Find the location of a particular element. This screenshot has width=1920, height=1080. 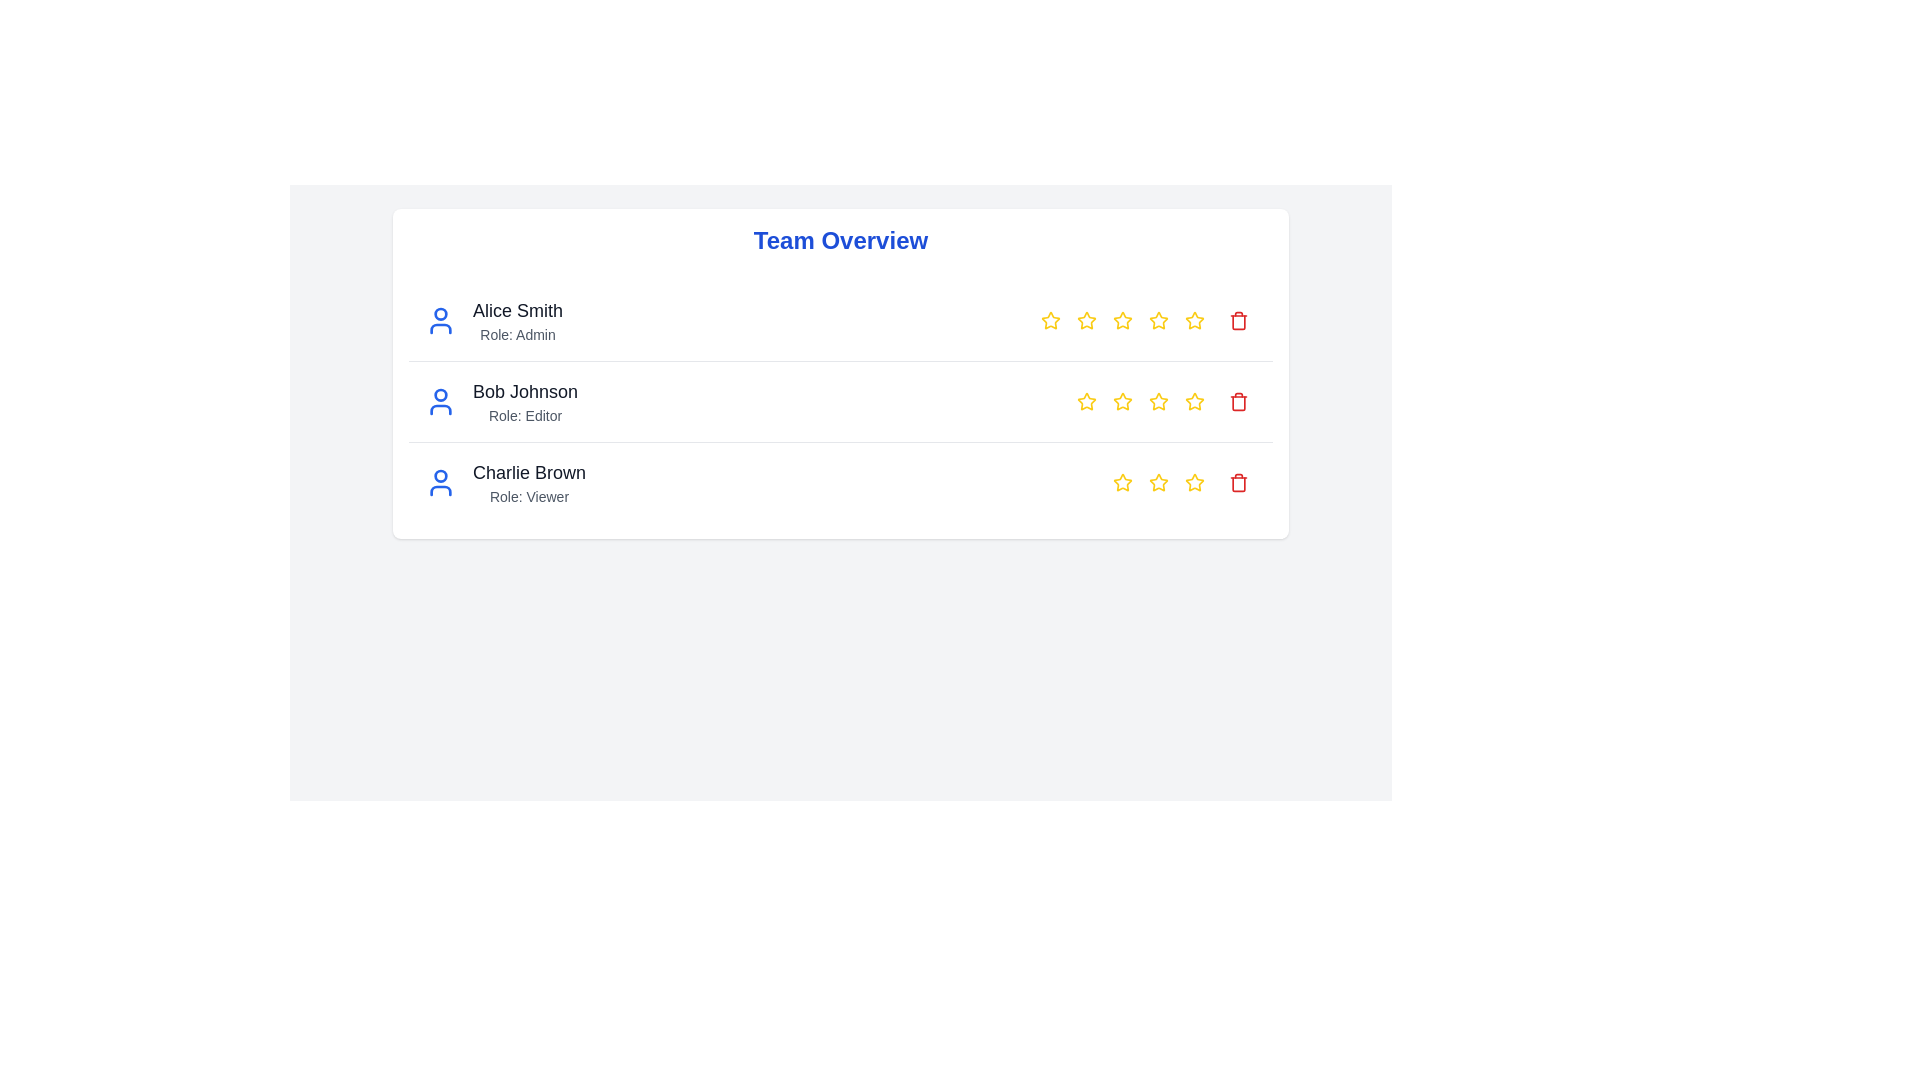

the SVG circle element that is part of the blue avatar icon next to 'Charlie Brown' in the third row of the user list is located at coordinates (440, 475).